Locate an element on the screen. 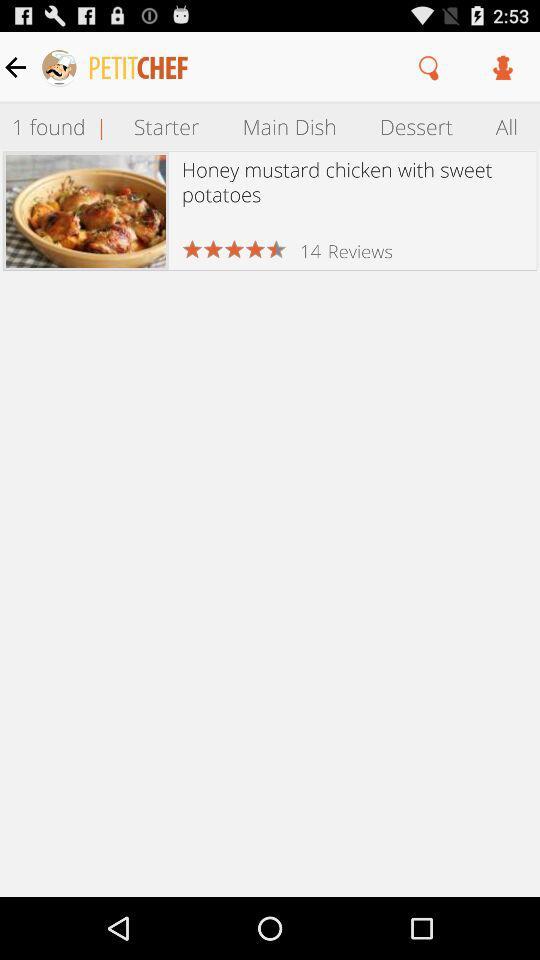 The width and height of the screenshot is (540, 960). item to the right of 14 is located at coordinates (359, 250).